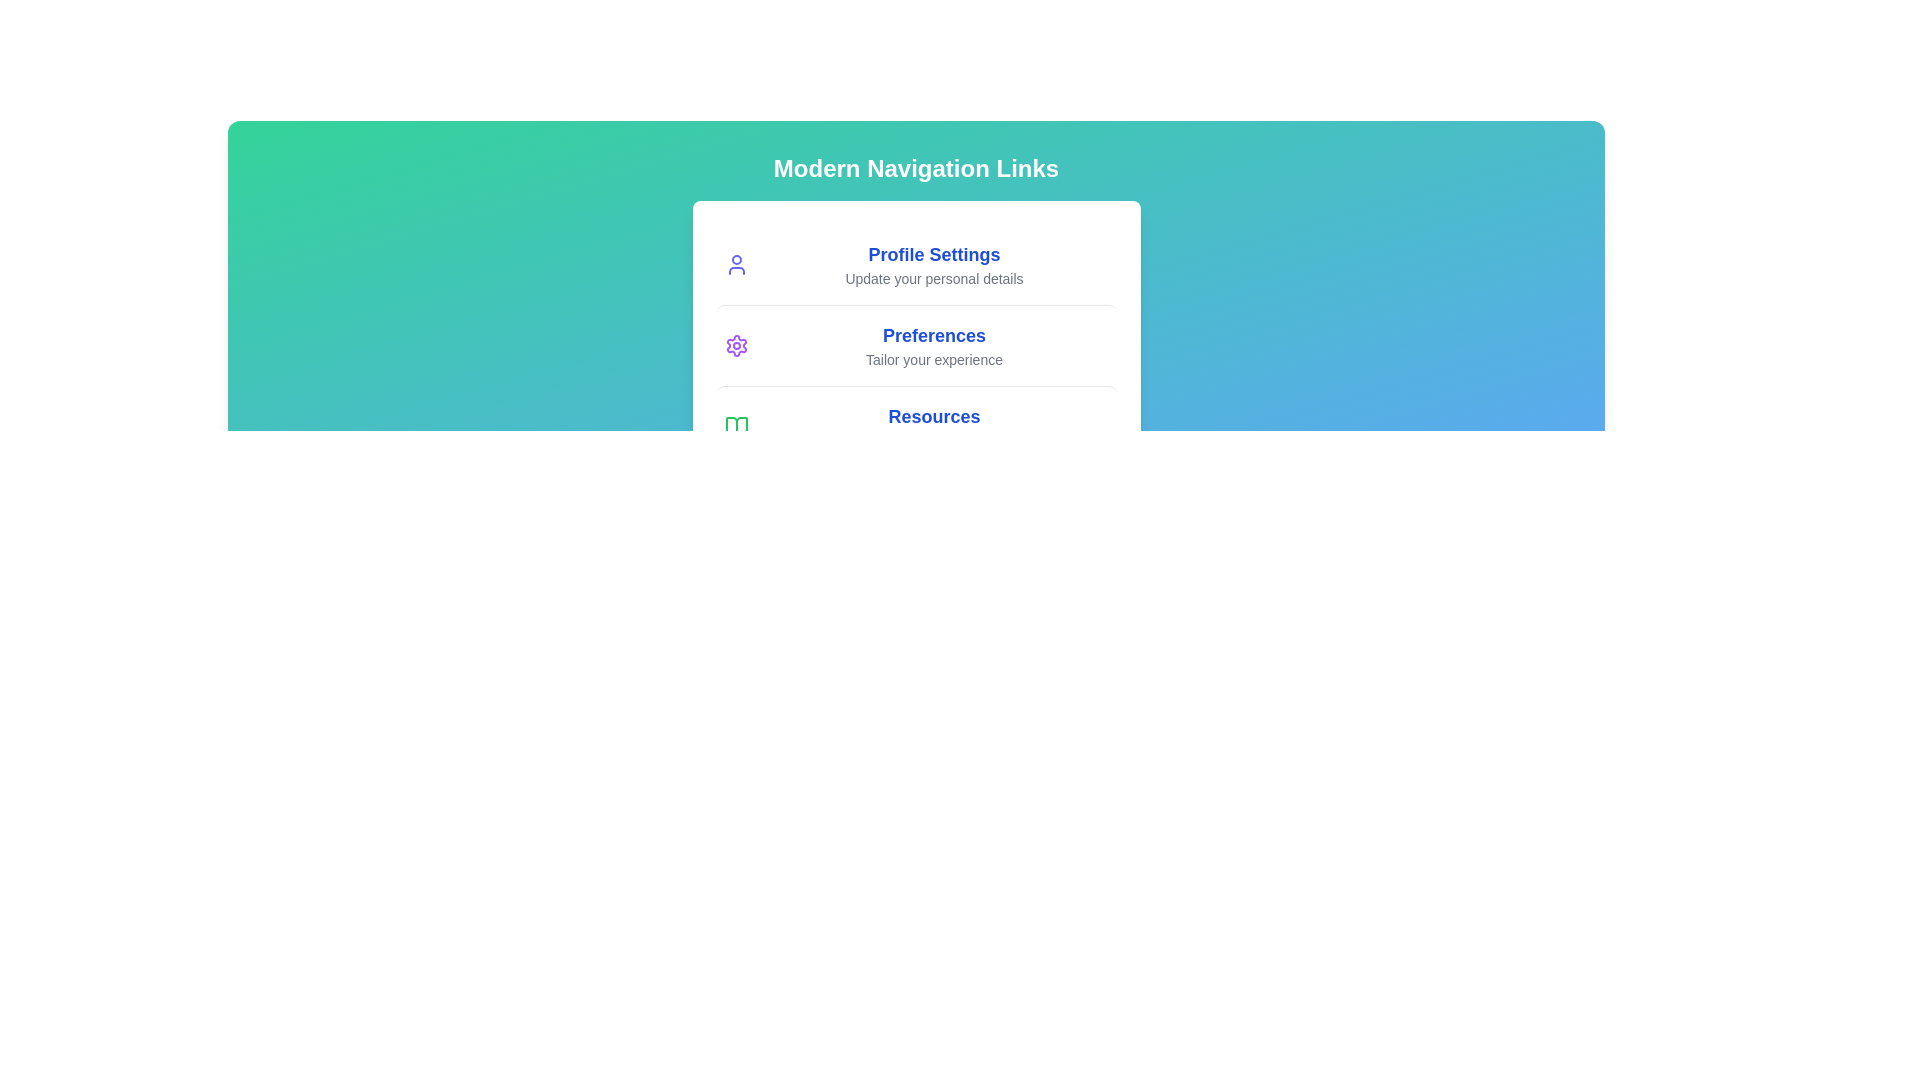  What do you see at coordinates (933, 415) in the screenshot?
I see `the 'Resources' hyperlink, which is styled with a bold font and blue color, located above the text 'Access helpful guides' in the 'Preferences' section` at bounding box center [933, 415].